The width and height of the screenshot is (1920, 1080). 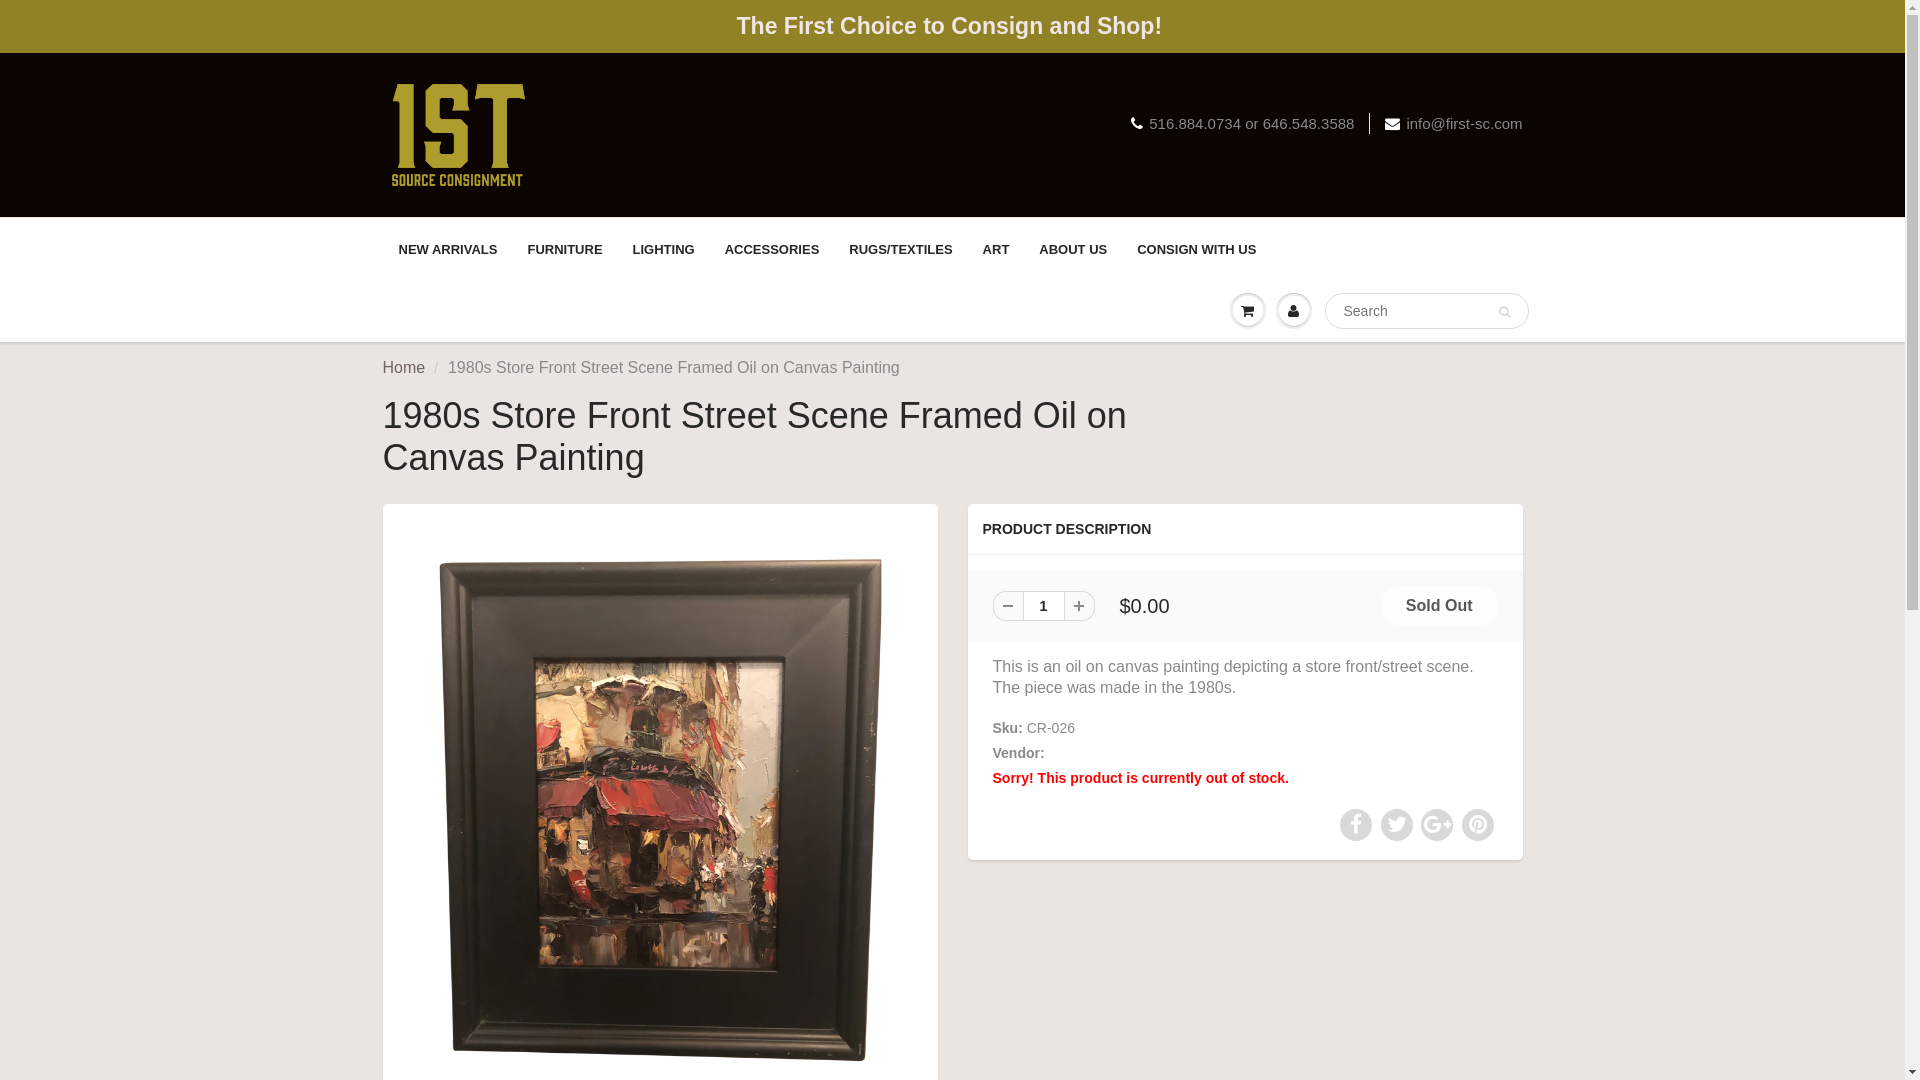 What do you see at coordinates (512, 249) in the screenshot?
I see `'FURNITURE'` at bounding box center [512, 249].